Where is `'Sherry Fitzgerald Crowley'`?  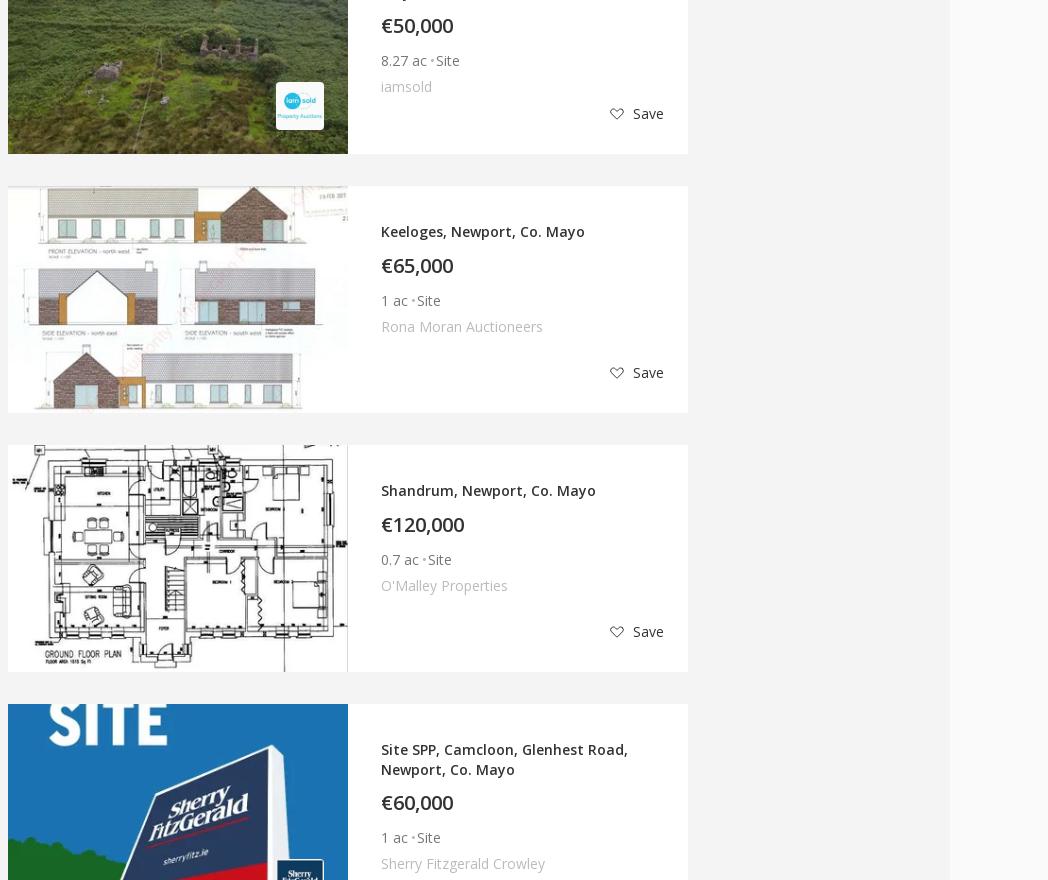
'Sherry Fitzgerald Crowley' is located at coordinates (462, 863).